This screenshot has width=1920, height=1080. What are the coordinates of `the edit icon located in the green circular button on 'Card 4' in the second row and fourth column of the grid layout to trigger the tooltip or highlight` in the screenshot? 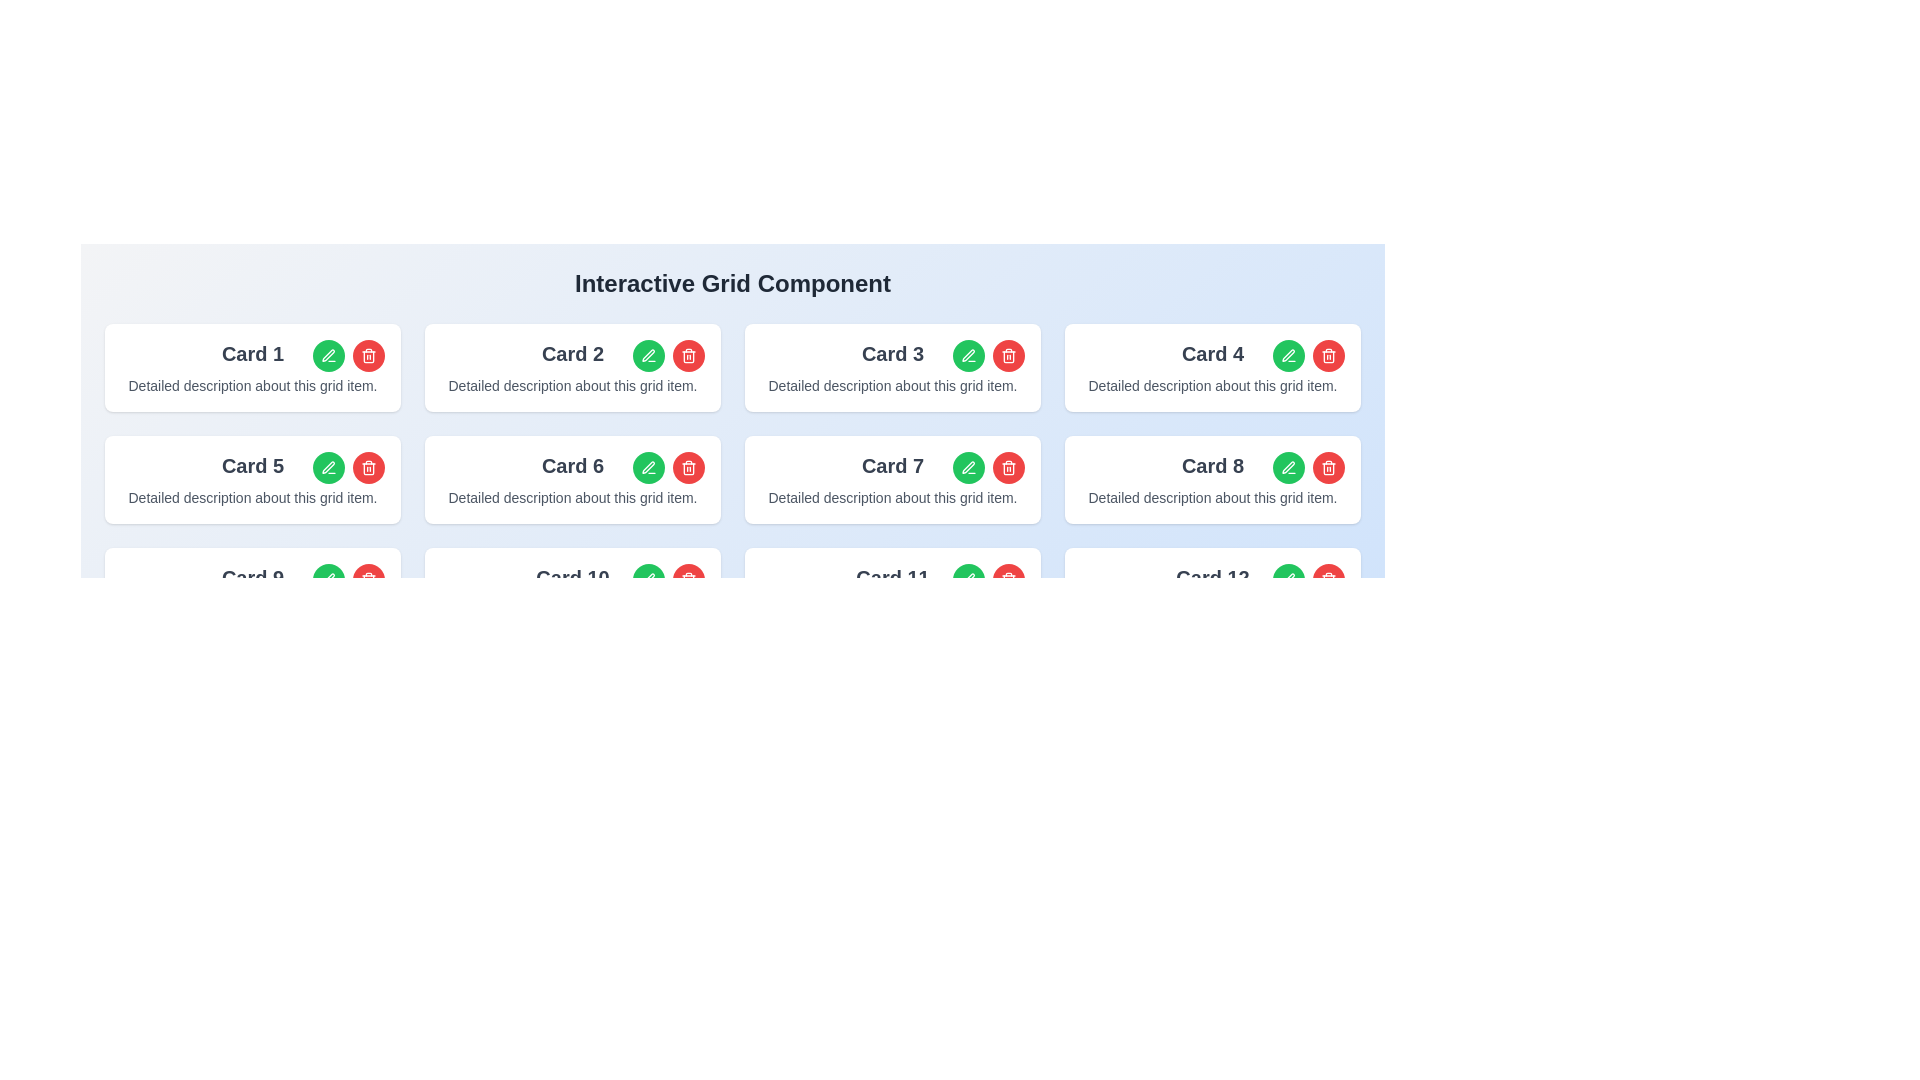 It's located at (1289, 579).